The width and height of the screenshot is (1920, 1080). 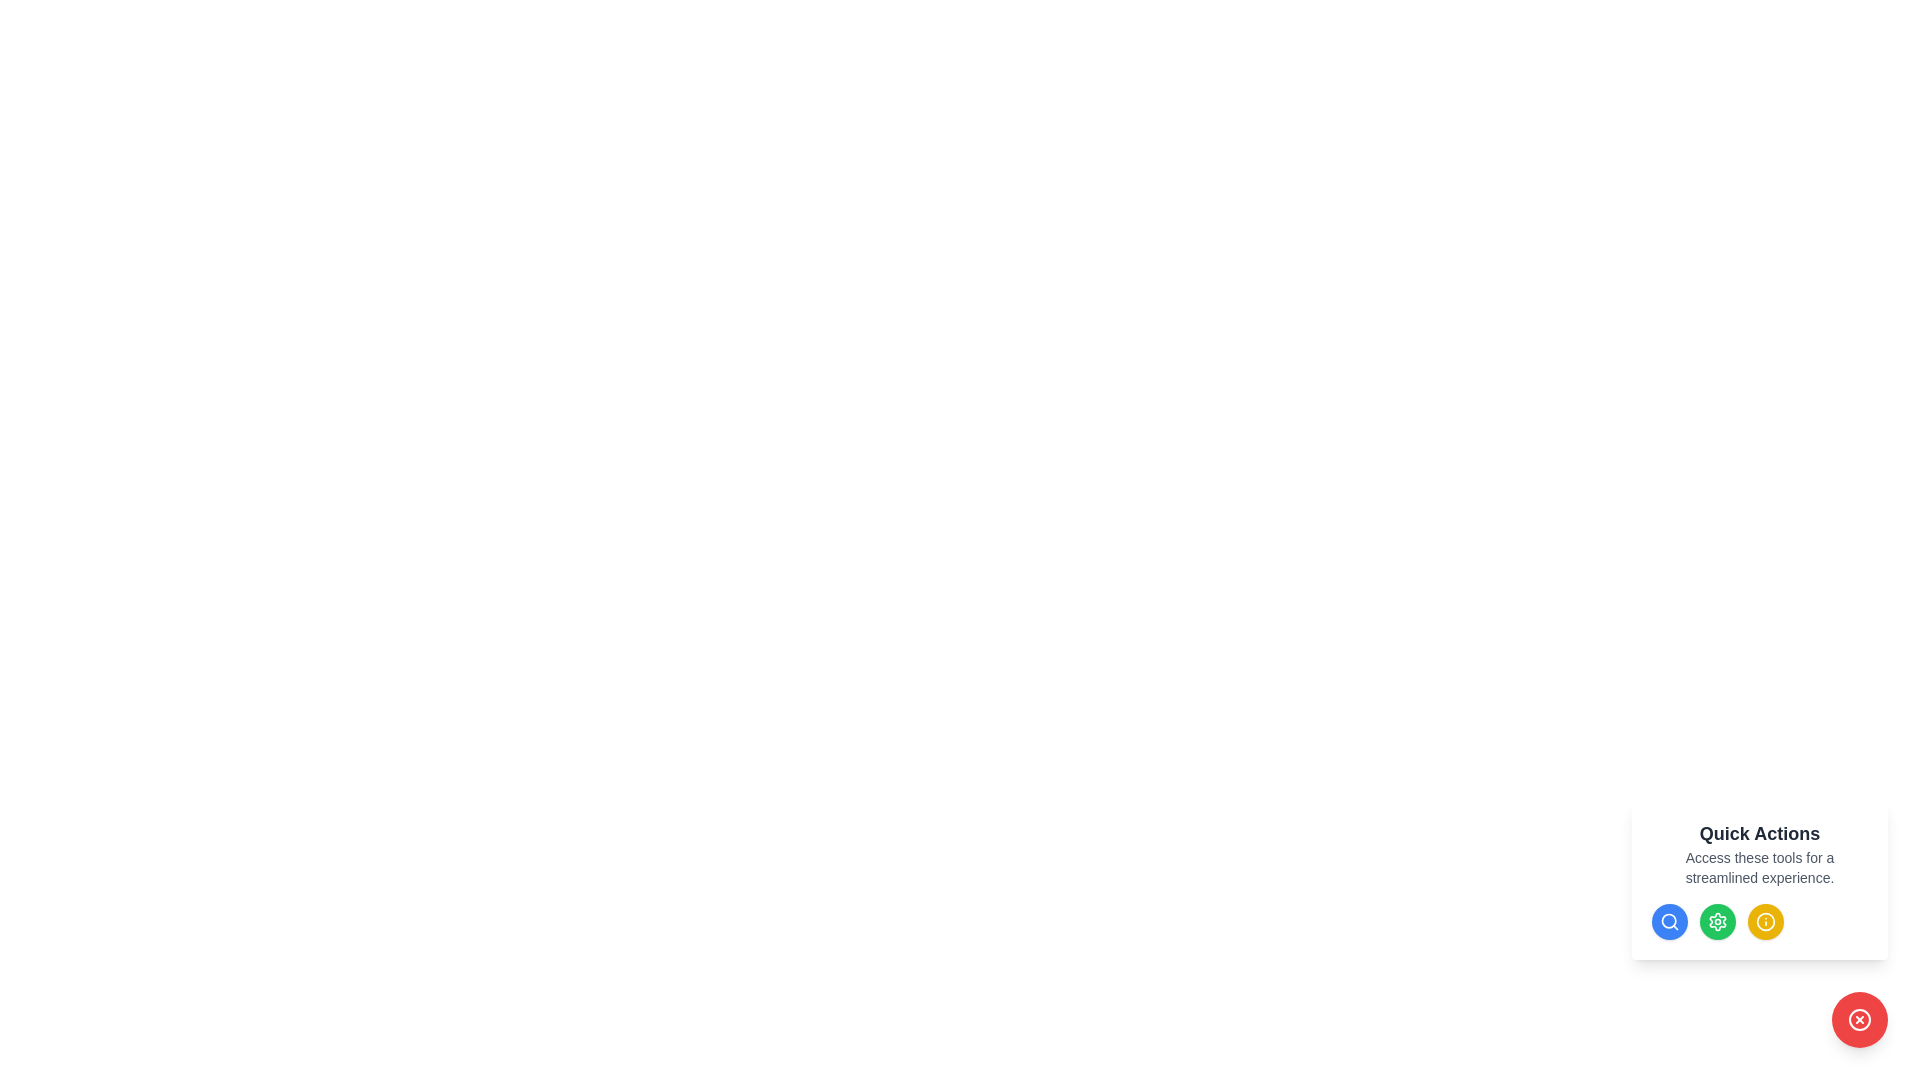 I want to click on the green circular button with a white gear icon in the 'Quick Actions' section, so click(x=1717, y=921).